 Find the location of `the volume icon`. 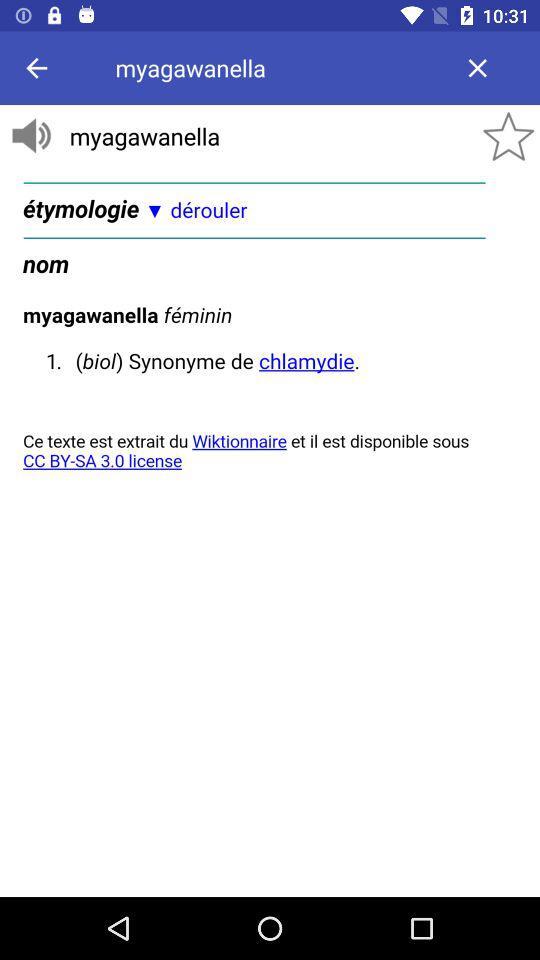

the volume icon is located at coordinates (30, 135).